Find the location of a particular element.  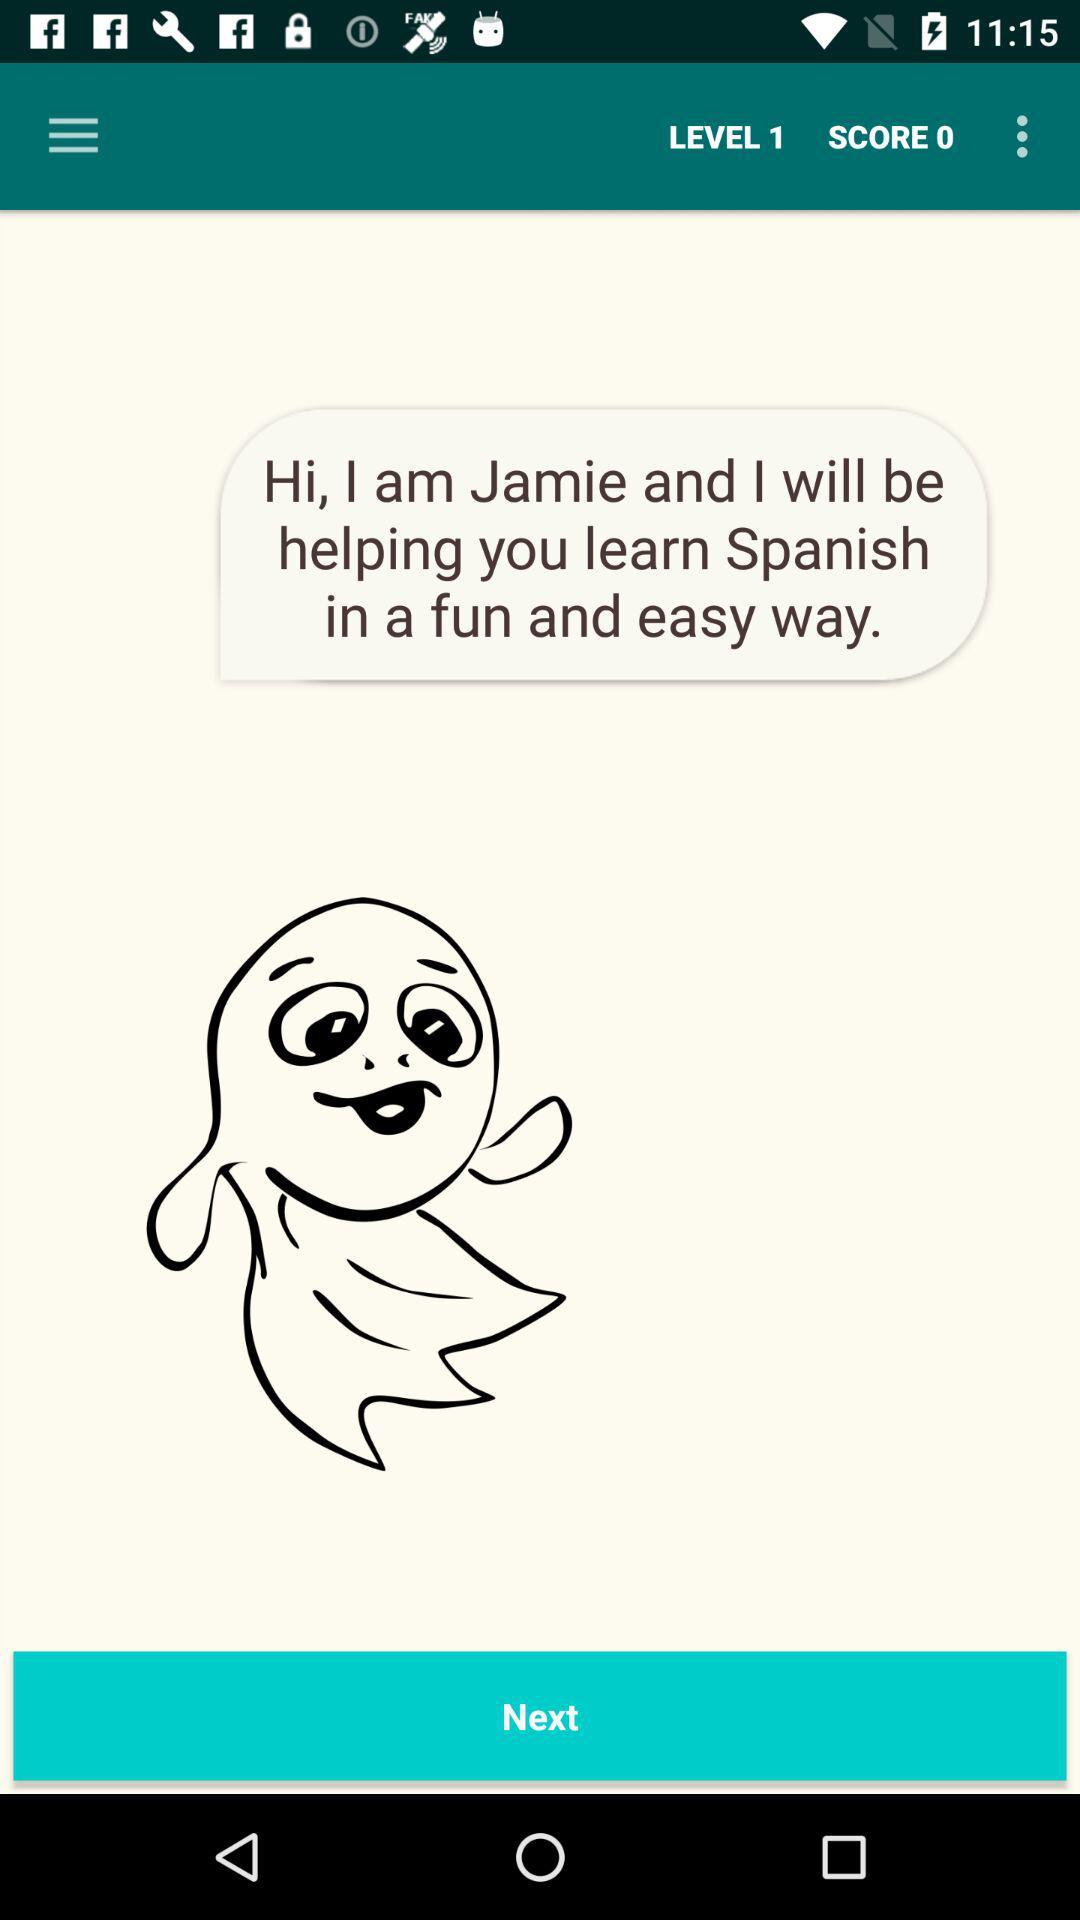

the icon next to the level 1 is located at coordinates (890, 135).